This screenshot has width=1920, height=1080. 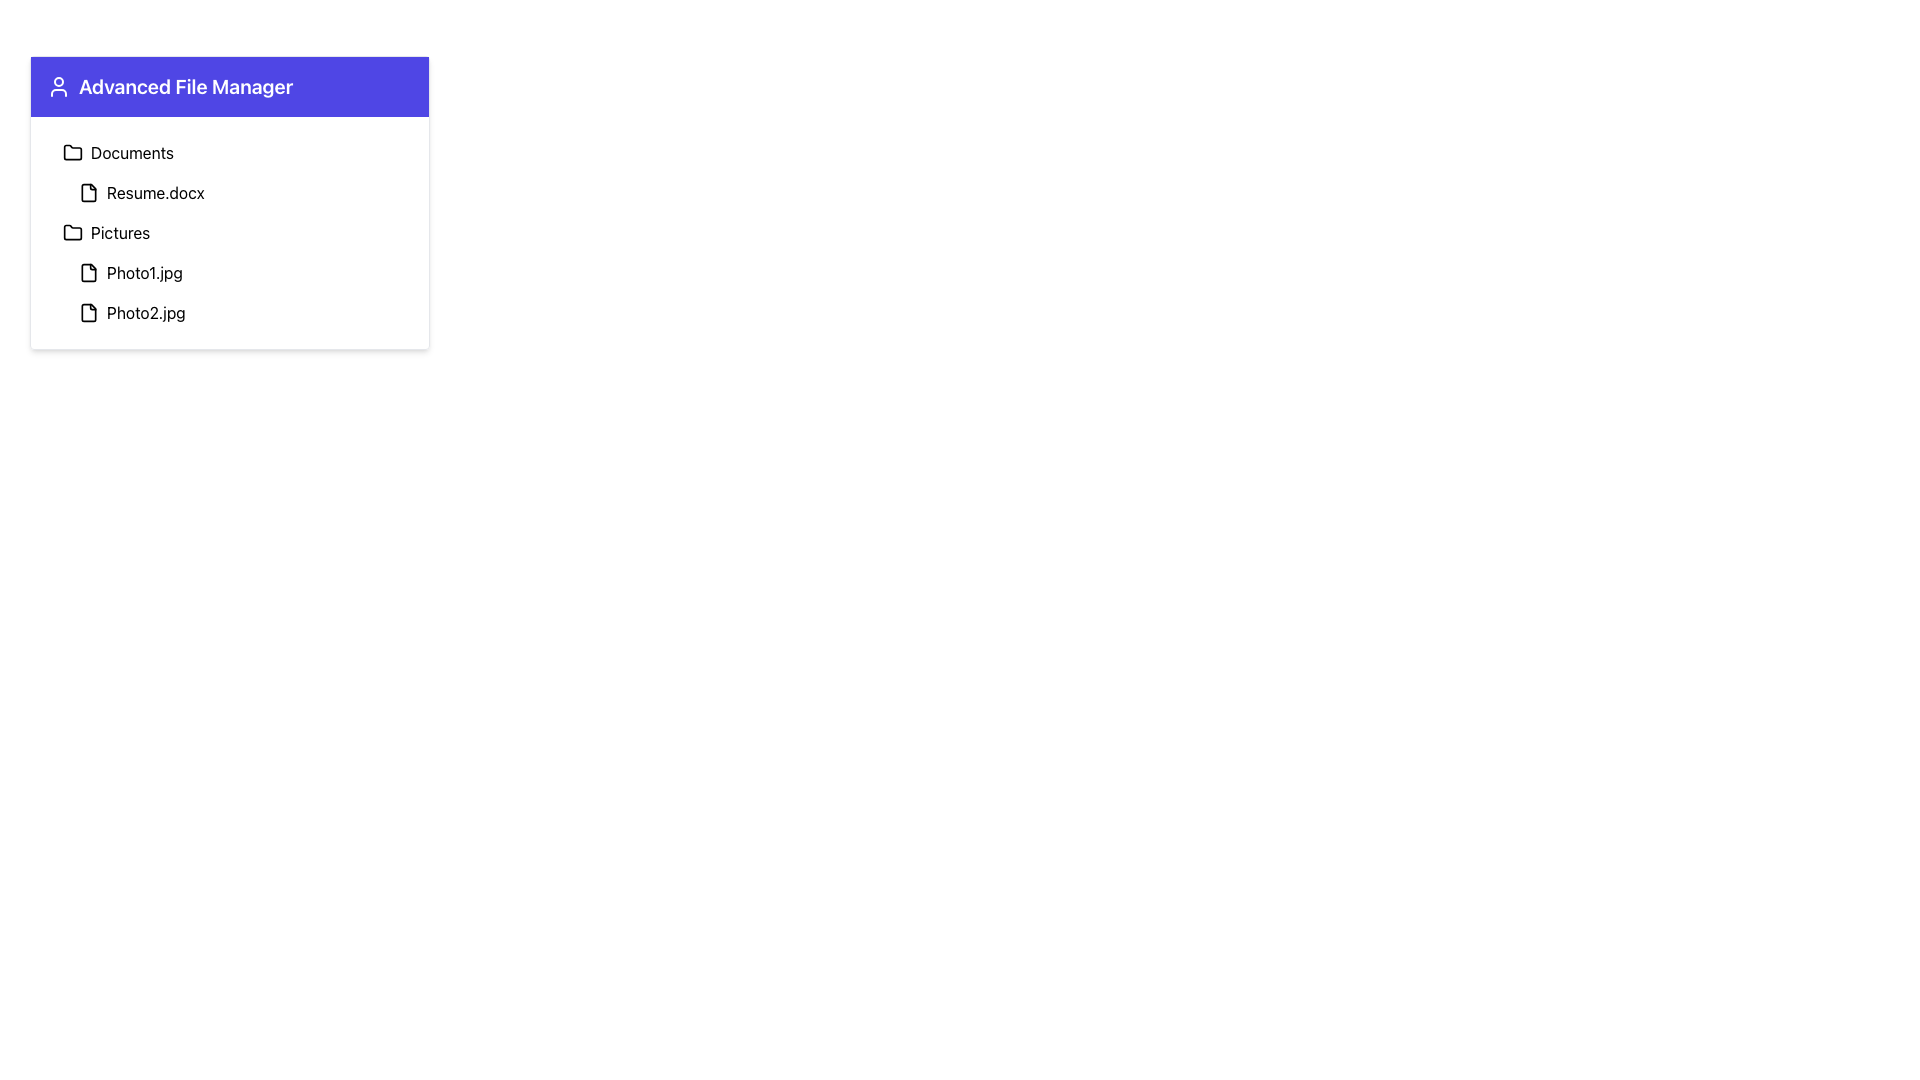 What do you see at coordinates (88, 273) in the screenshot?
I see `the SVG icon representing a file` at bounding box center [88, 273].